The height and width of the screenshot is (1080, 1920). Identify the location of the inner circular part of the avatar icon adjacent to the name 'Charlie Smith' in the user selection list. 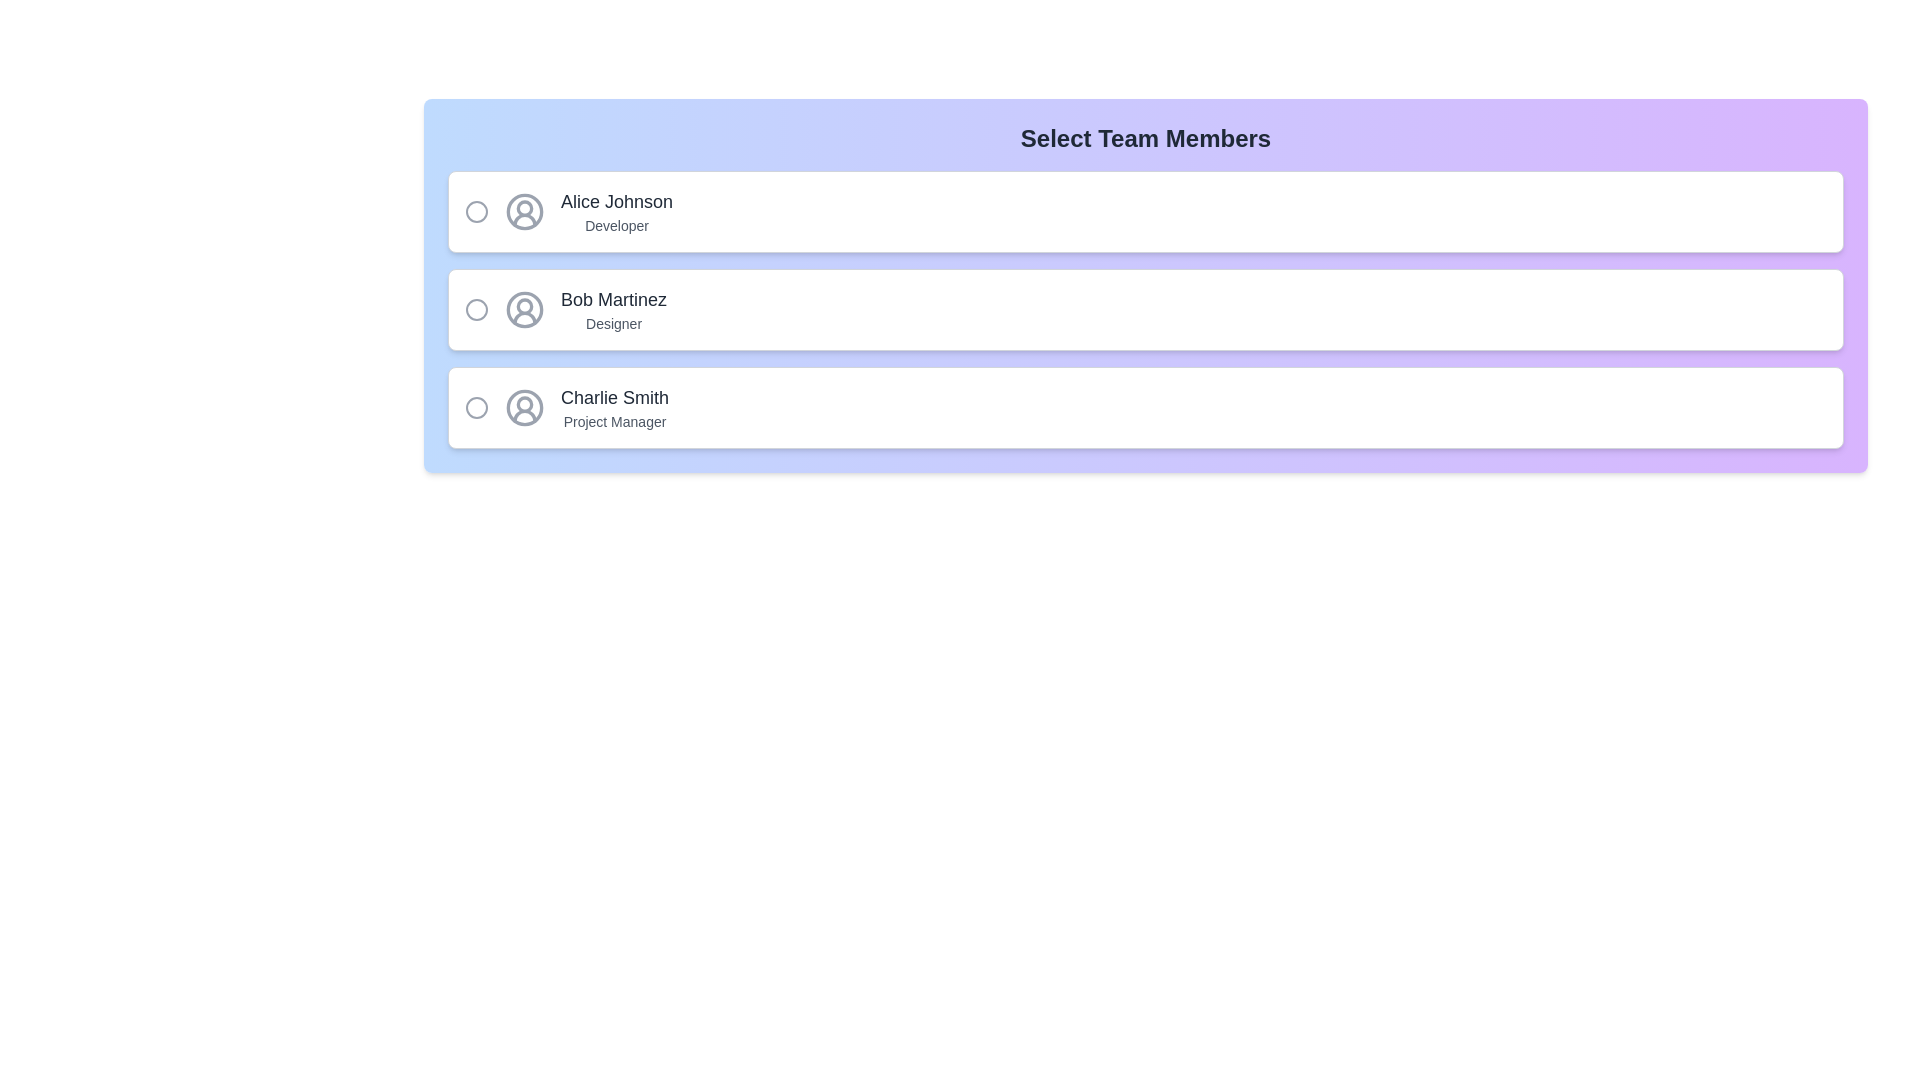
(524, 404).